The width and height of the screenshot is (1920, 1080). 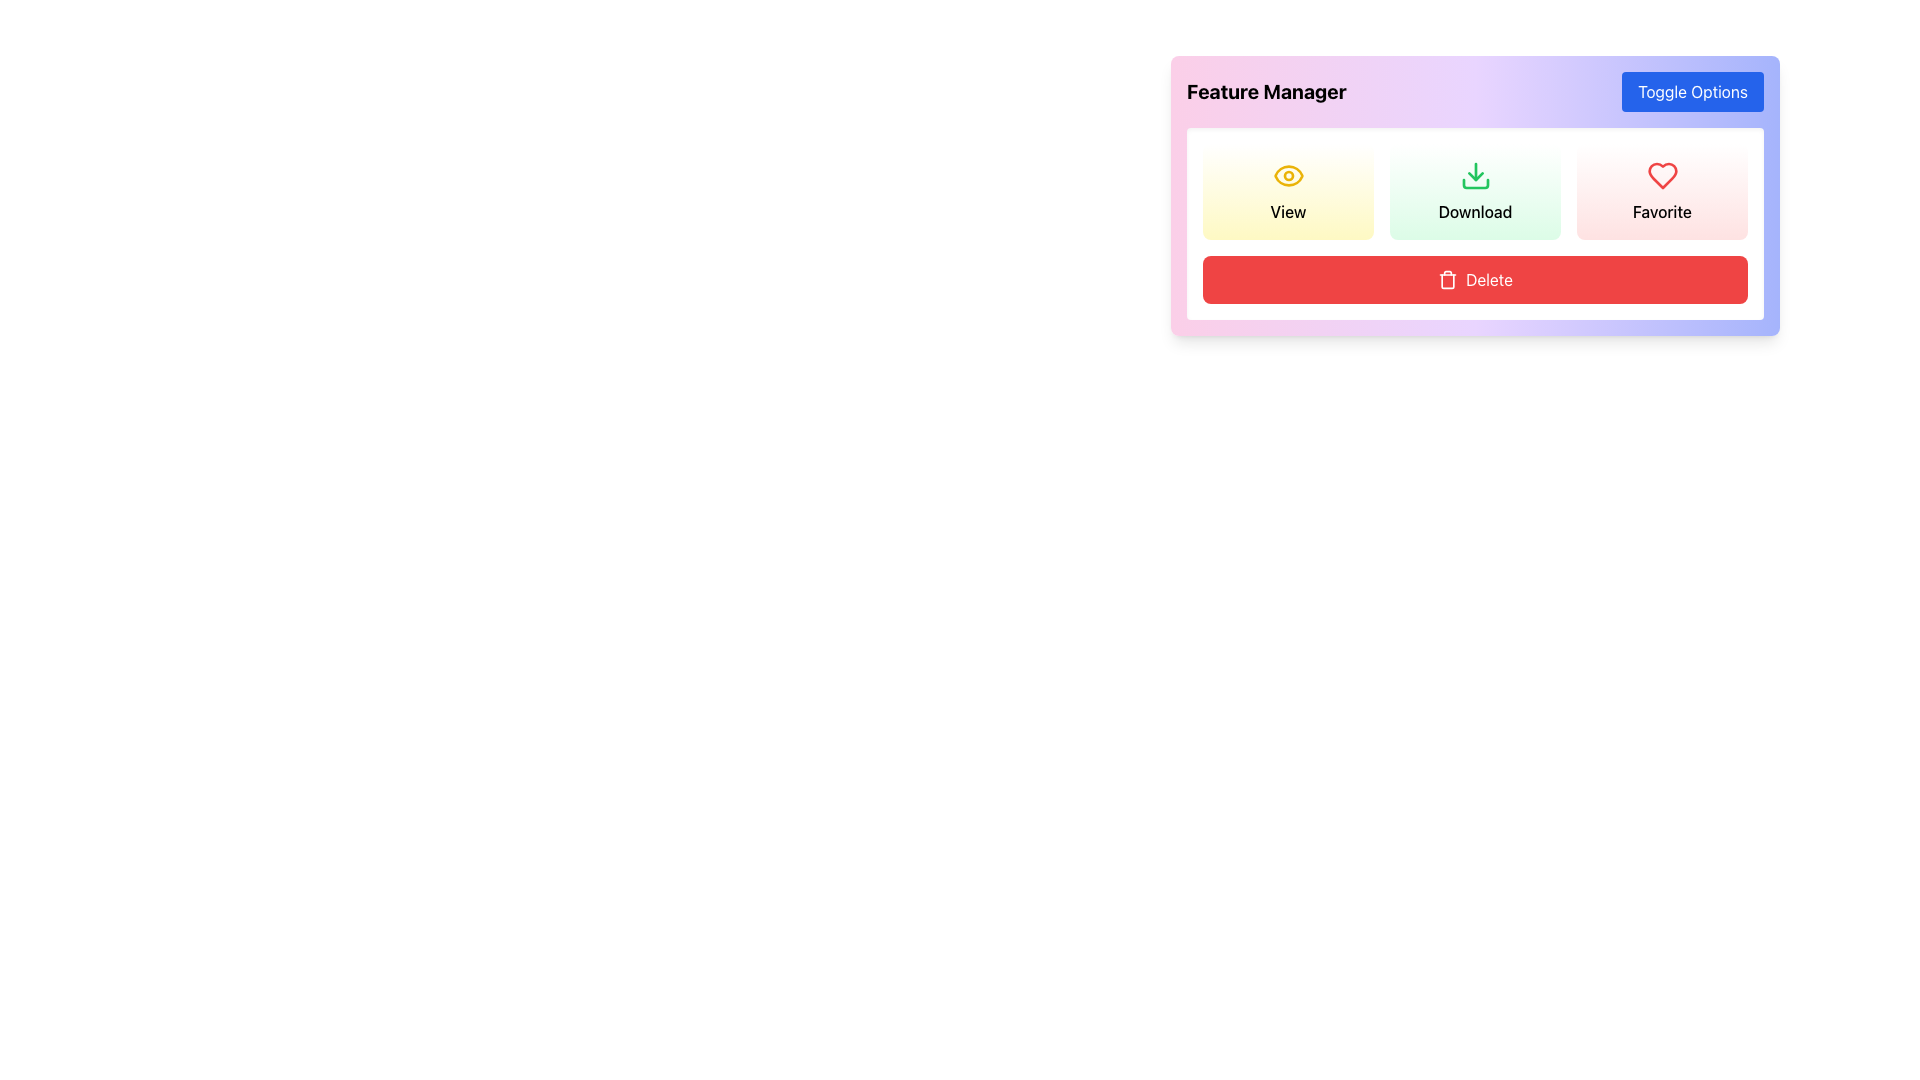 I want to click on the curved eye-shaped icon button with a gradient yellow to orange color in the 'Feature Manager' section, so click(x=1288, y=175).